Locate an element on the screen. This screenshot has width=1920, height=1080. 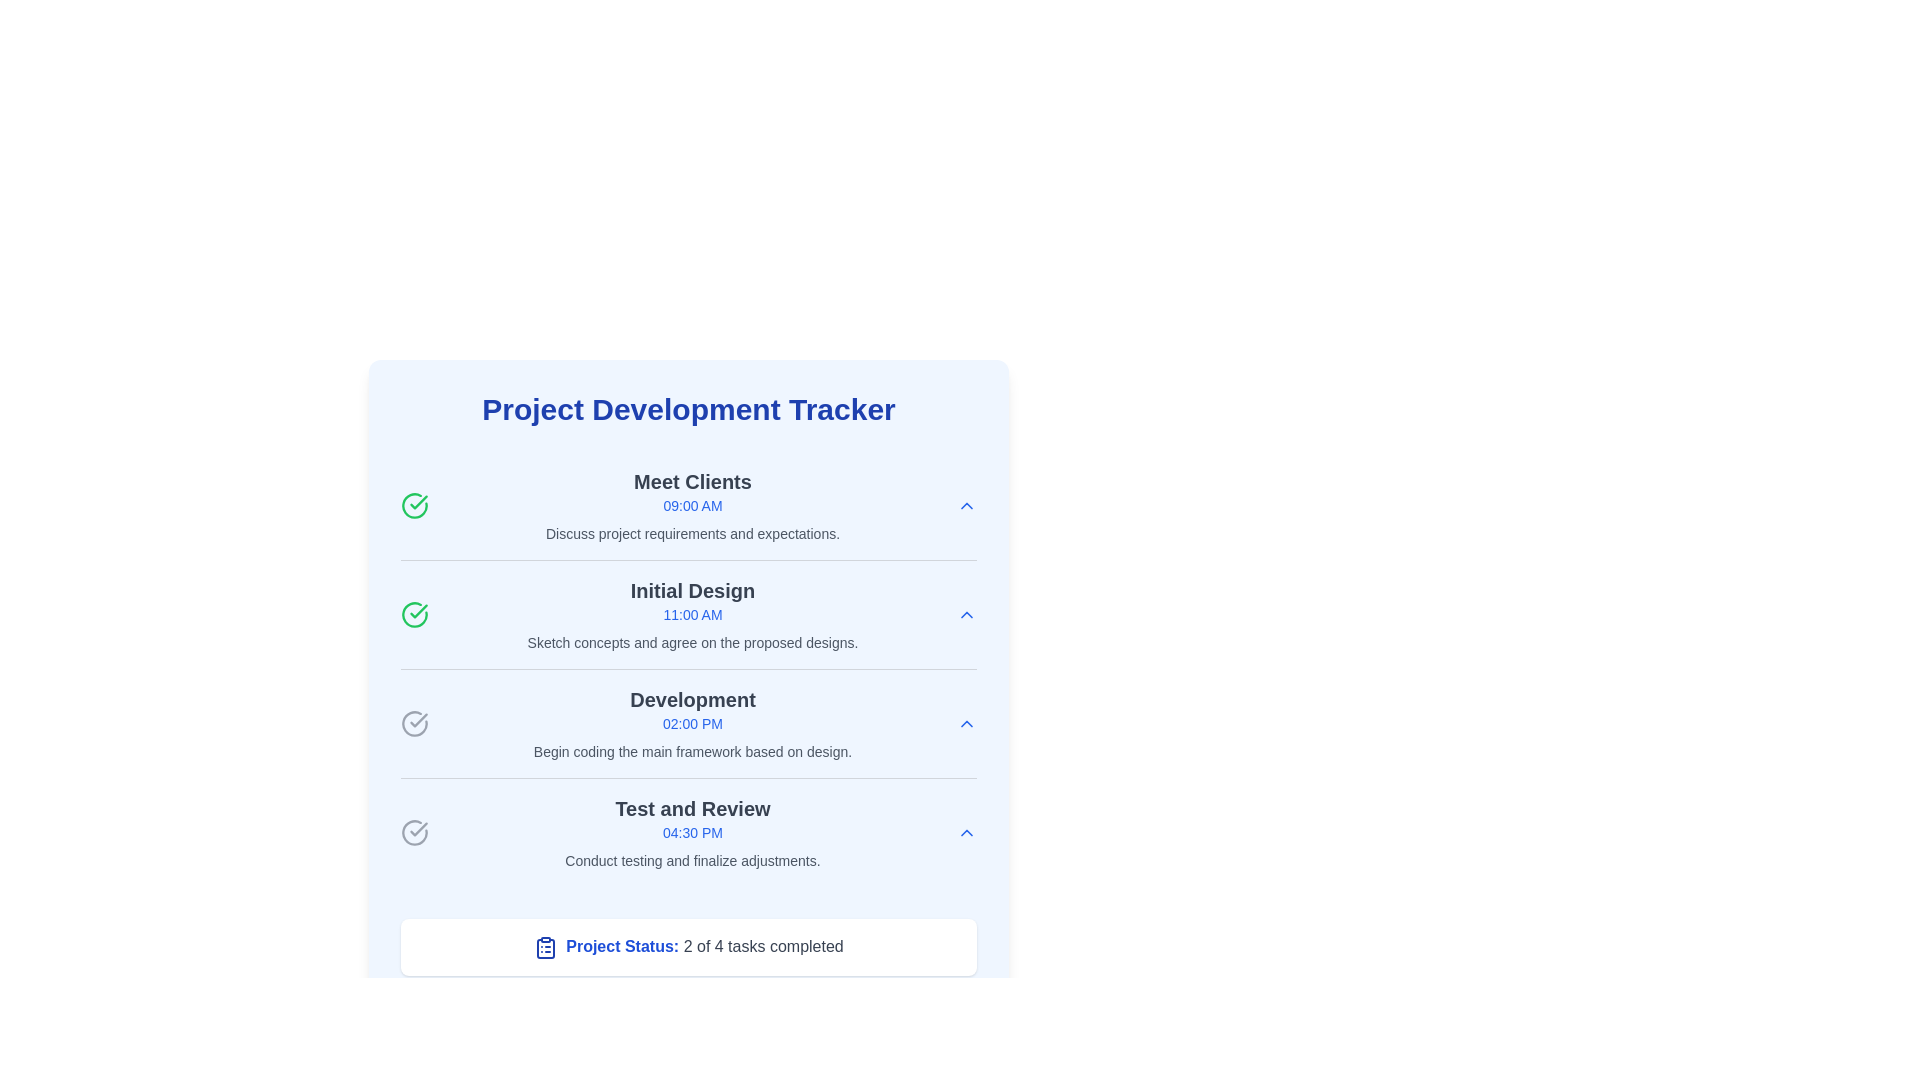
the first task information display block is located at coordinates (692, 504).